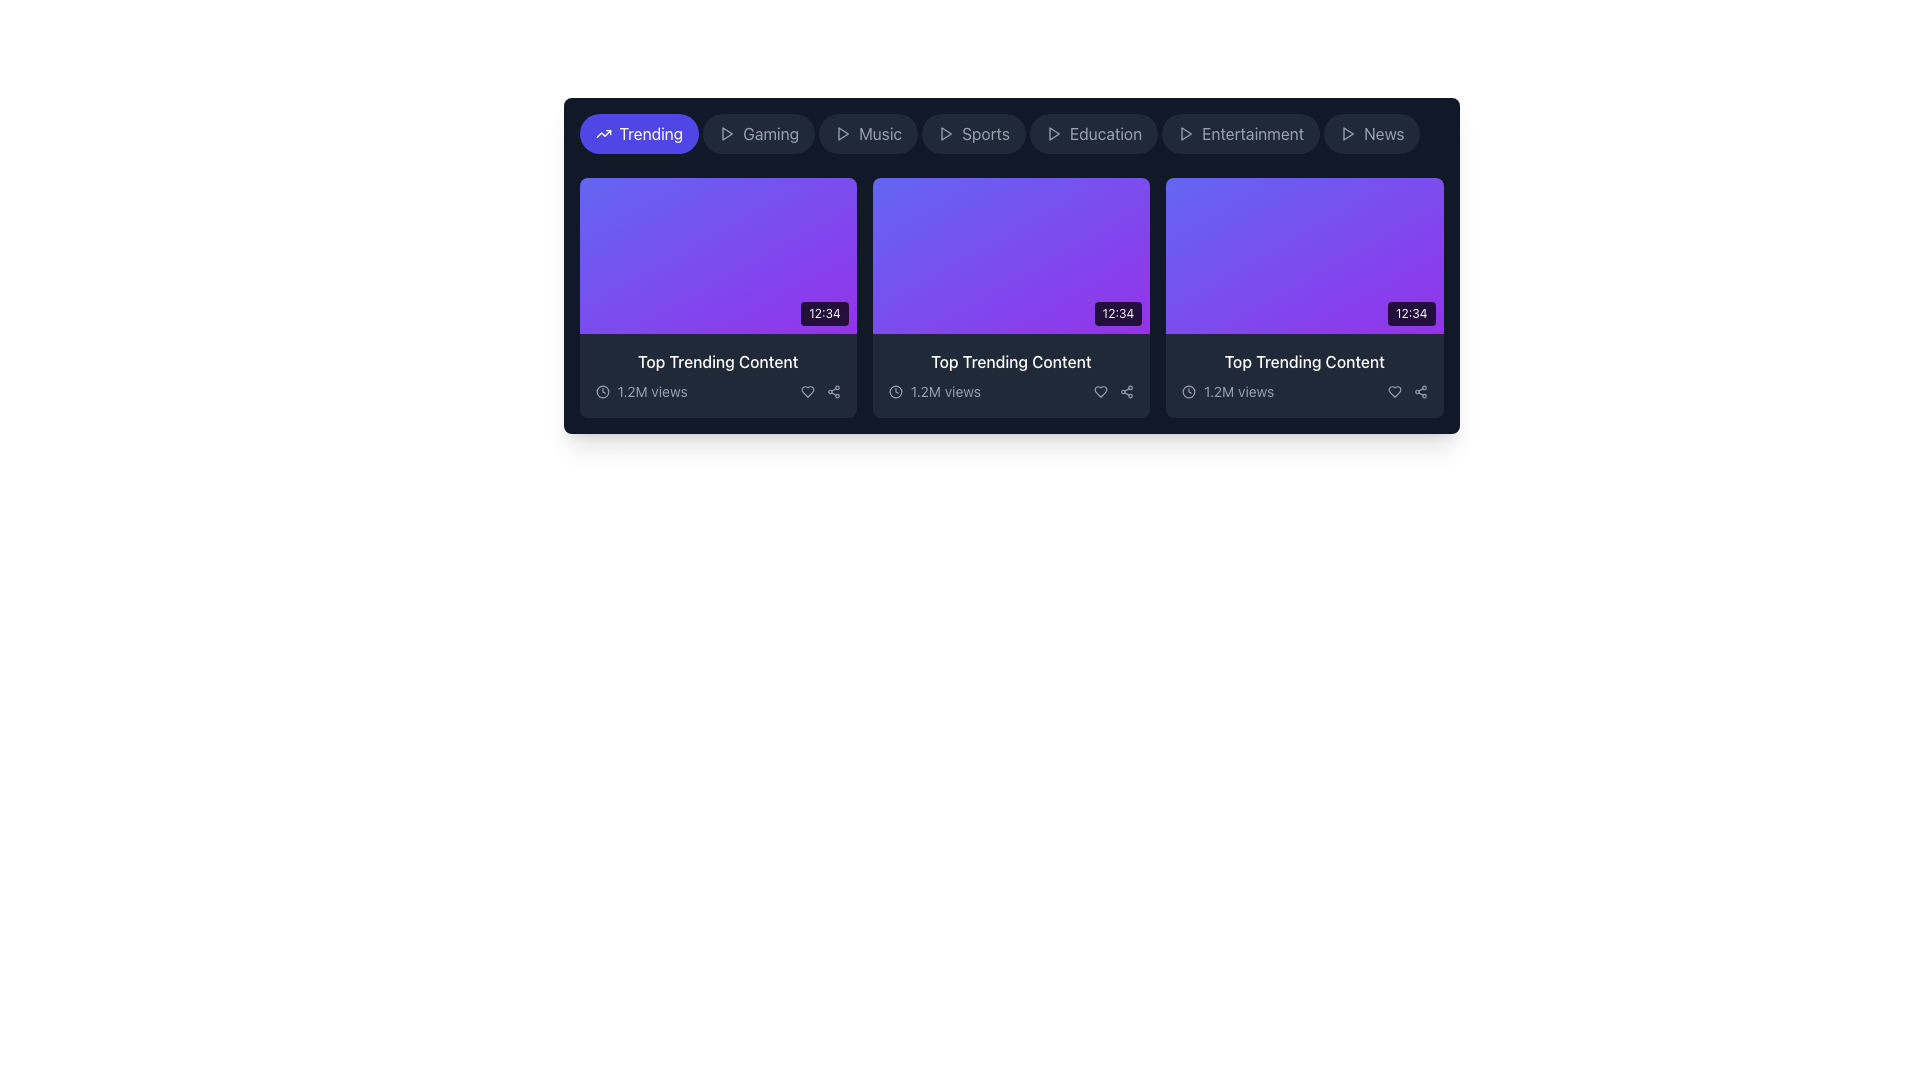 Image resolution: width=1920 pixels, height=1080 pixels. I want to click on the 'News' button, which is a circular button with a dark gray background and lighter gray text, located at the top-right corner of the interface, so click(1371, 134).